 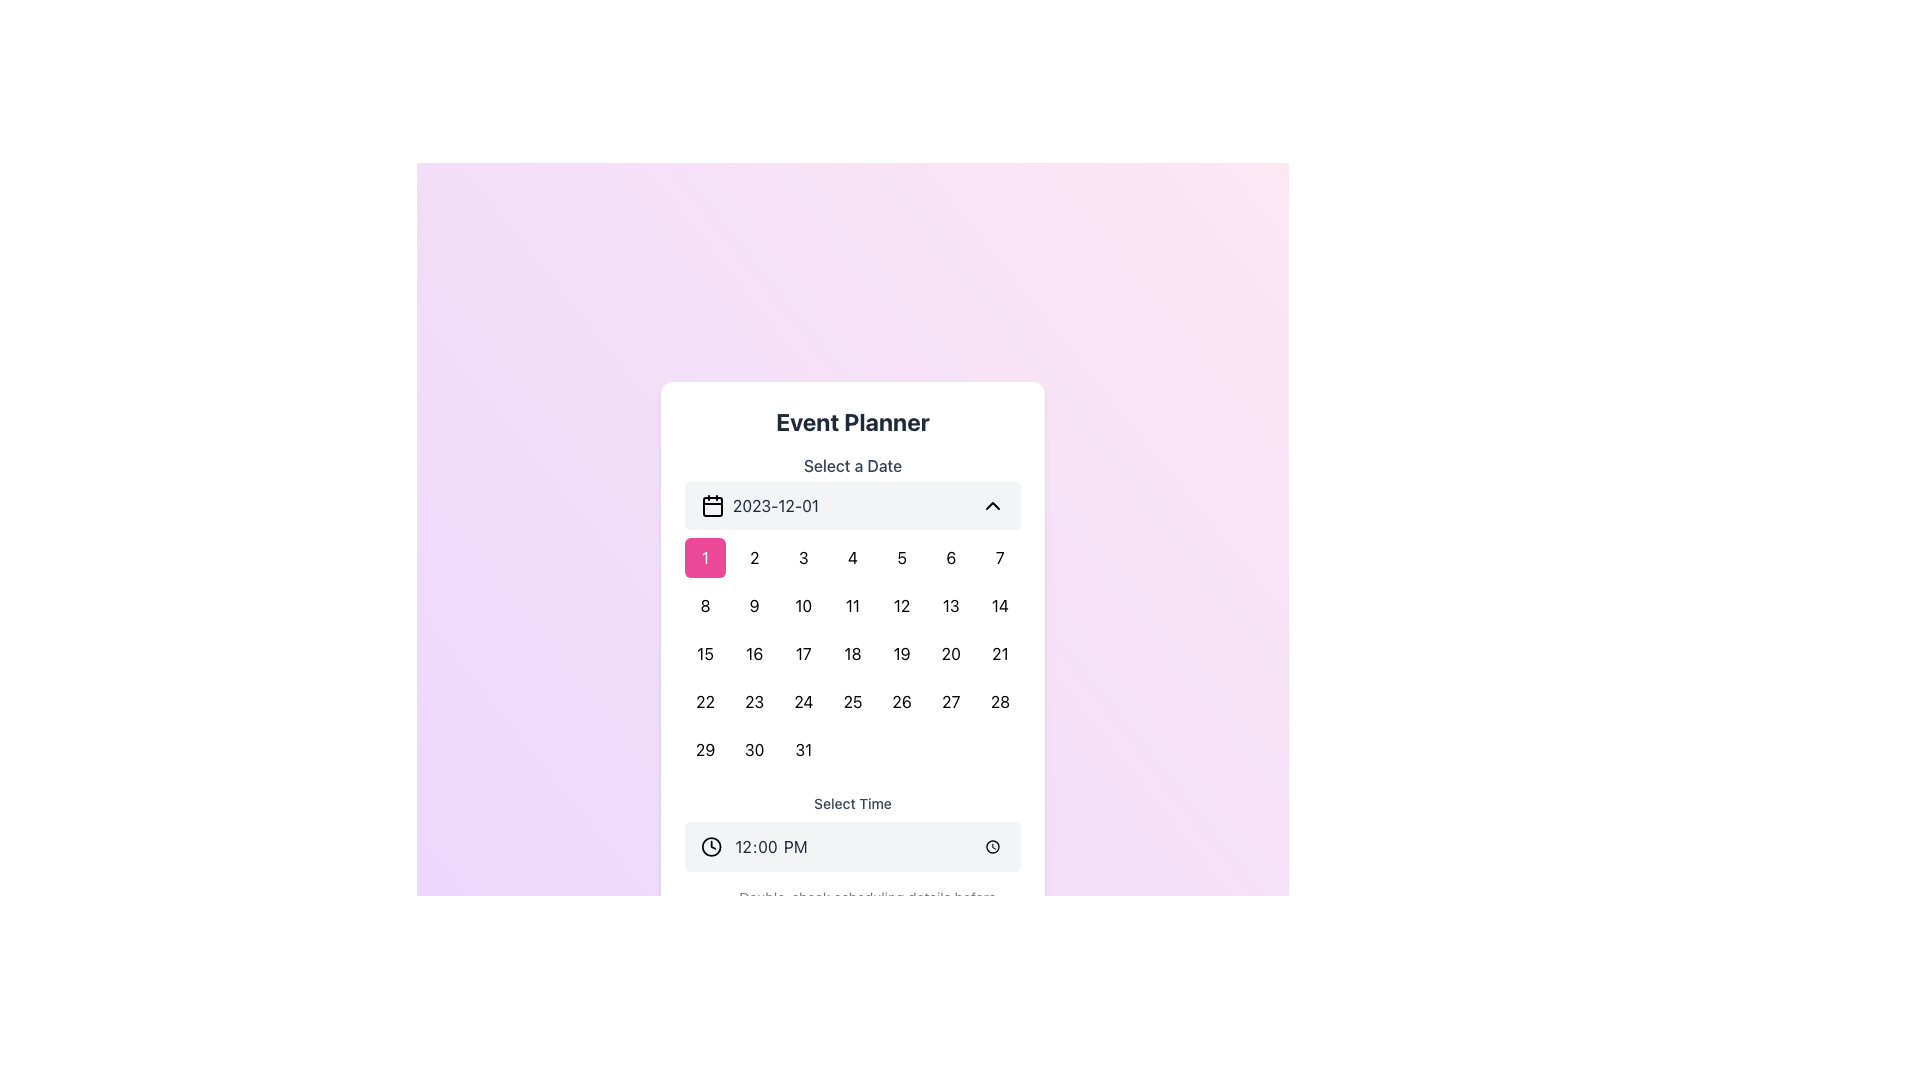 What do you see at coordinates (1000, 654) in the screenshot?
I see `the button representing the date '21' in the calendar grid, located in the fourth row and seventh column` at bounding box center [1000, 654].